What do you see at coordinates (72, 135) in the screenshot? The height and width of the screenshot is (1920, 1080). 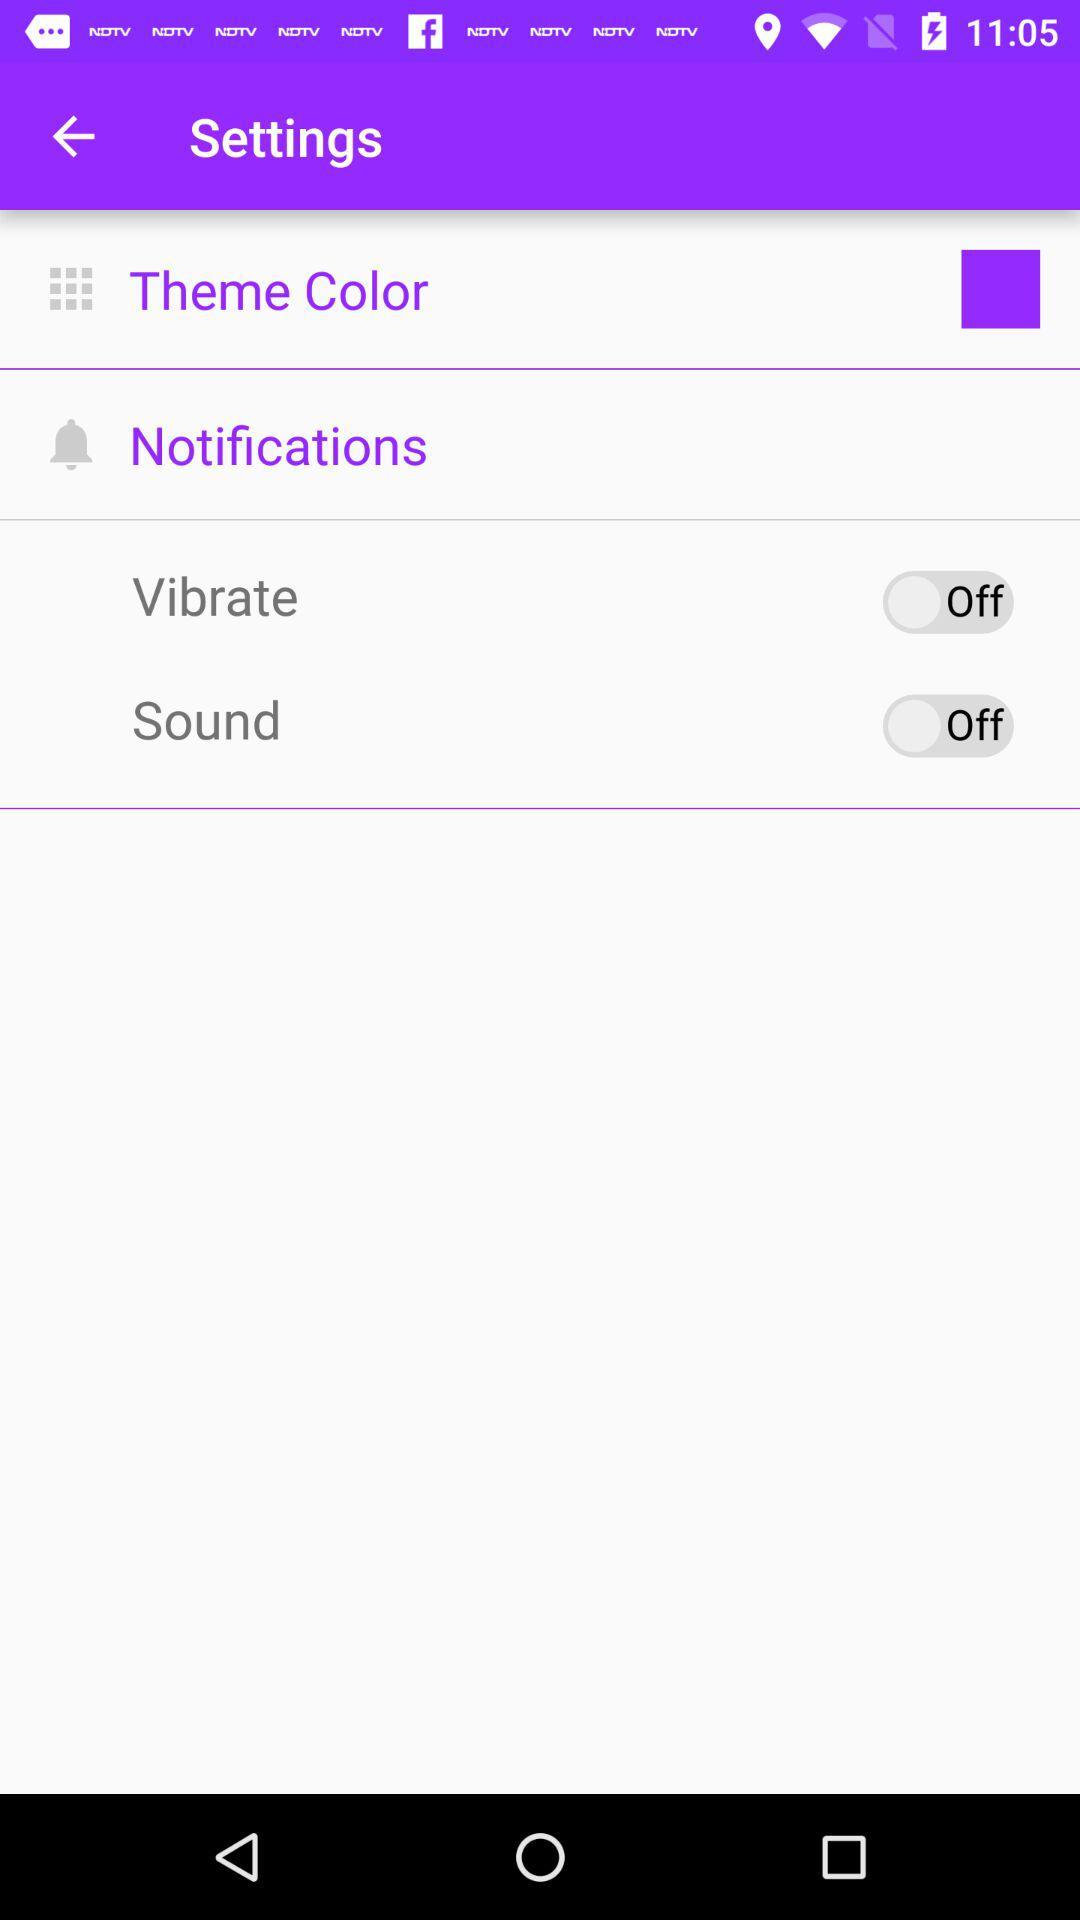 I see `item above theme color` at bounding box center [72, 135].